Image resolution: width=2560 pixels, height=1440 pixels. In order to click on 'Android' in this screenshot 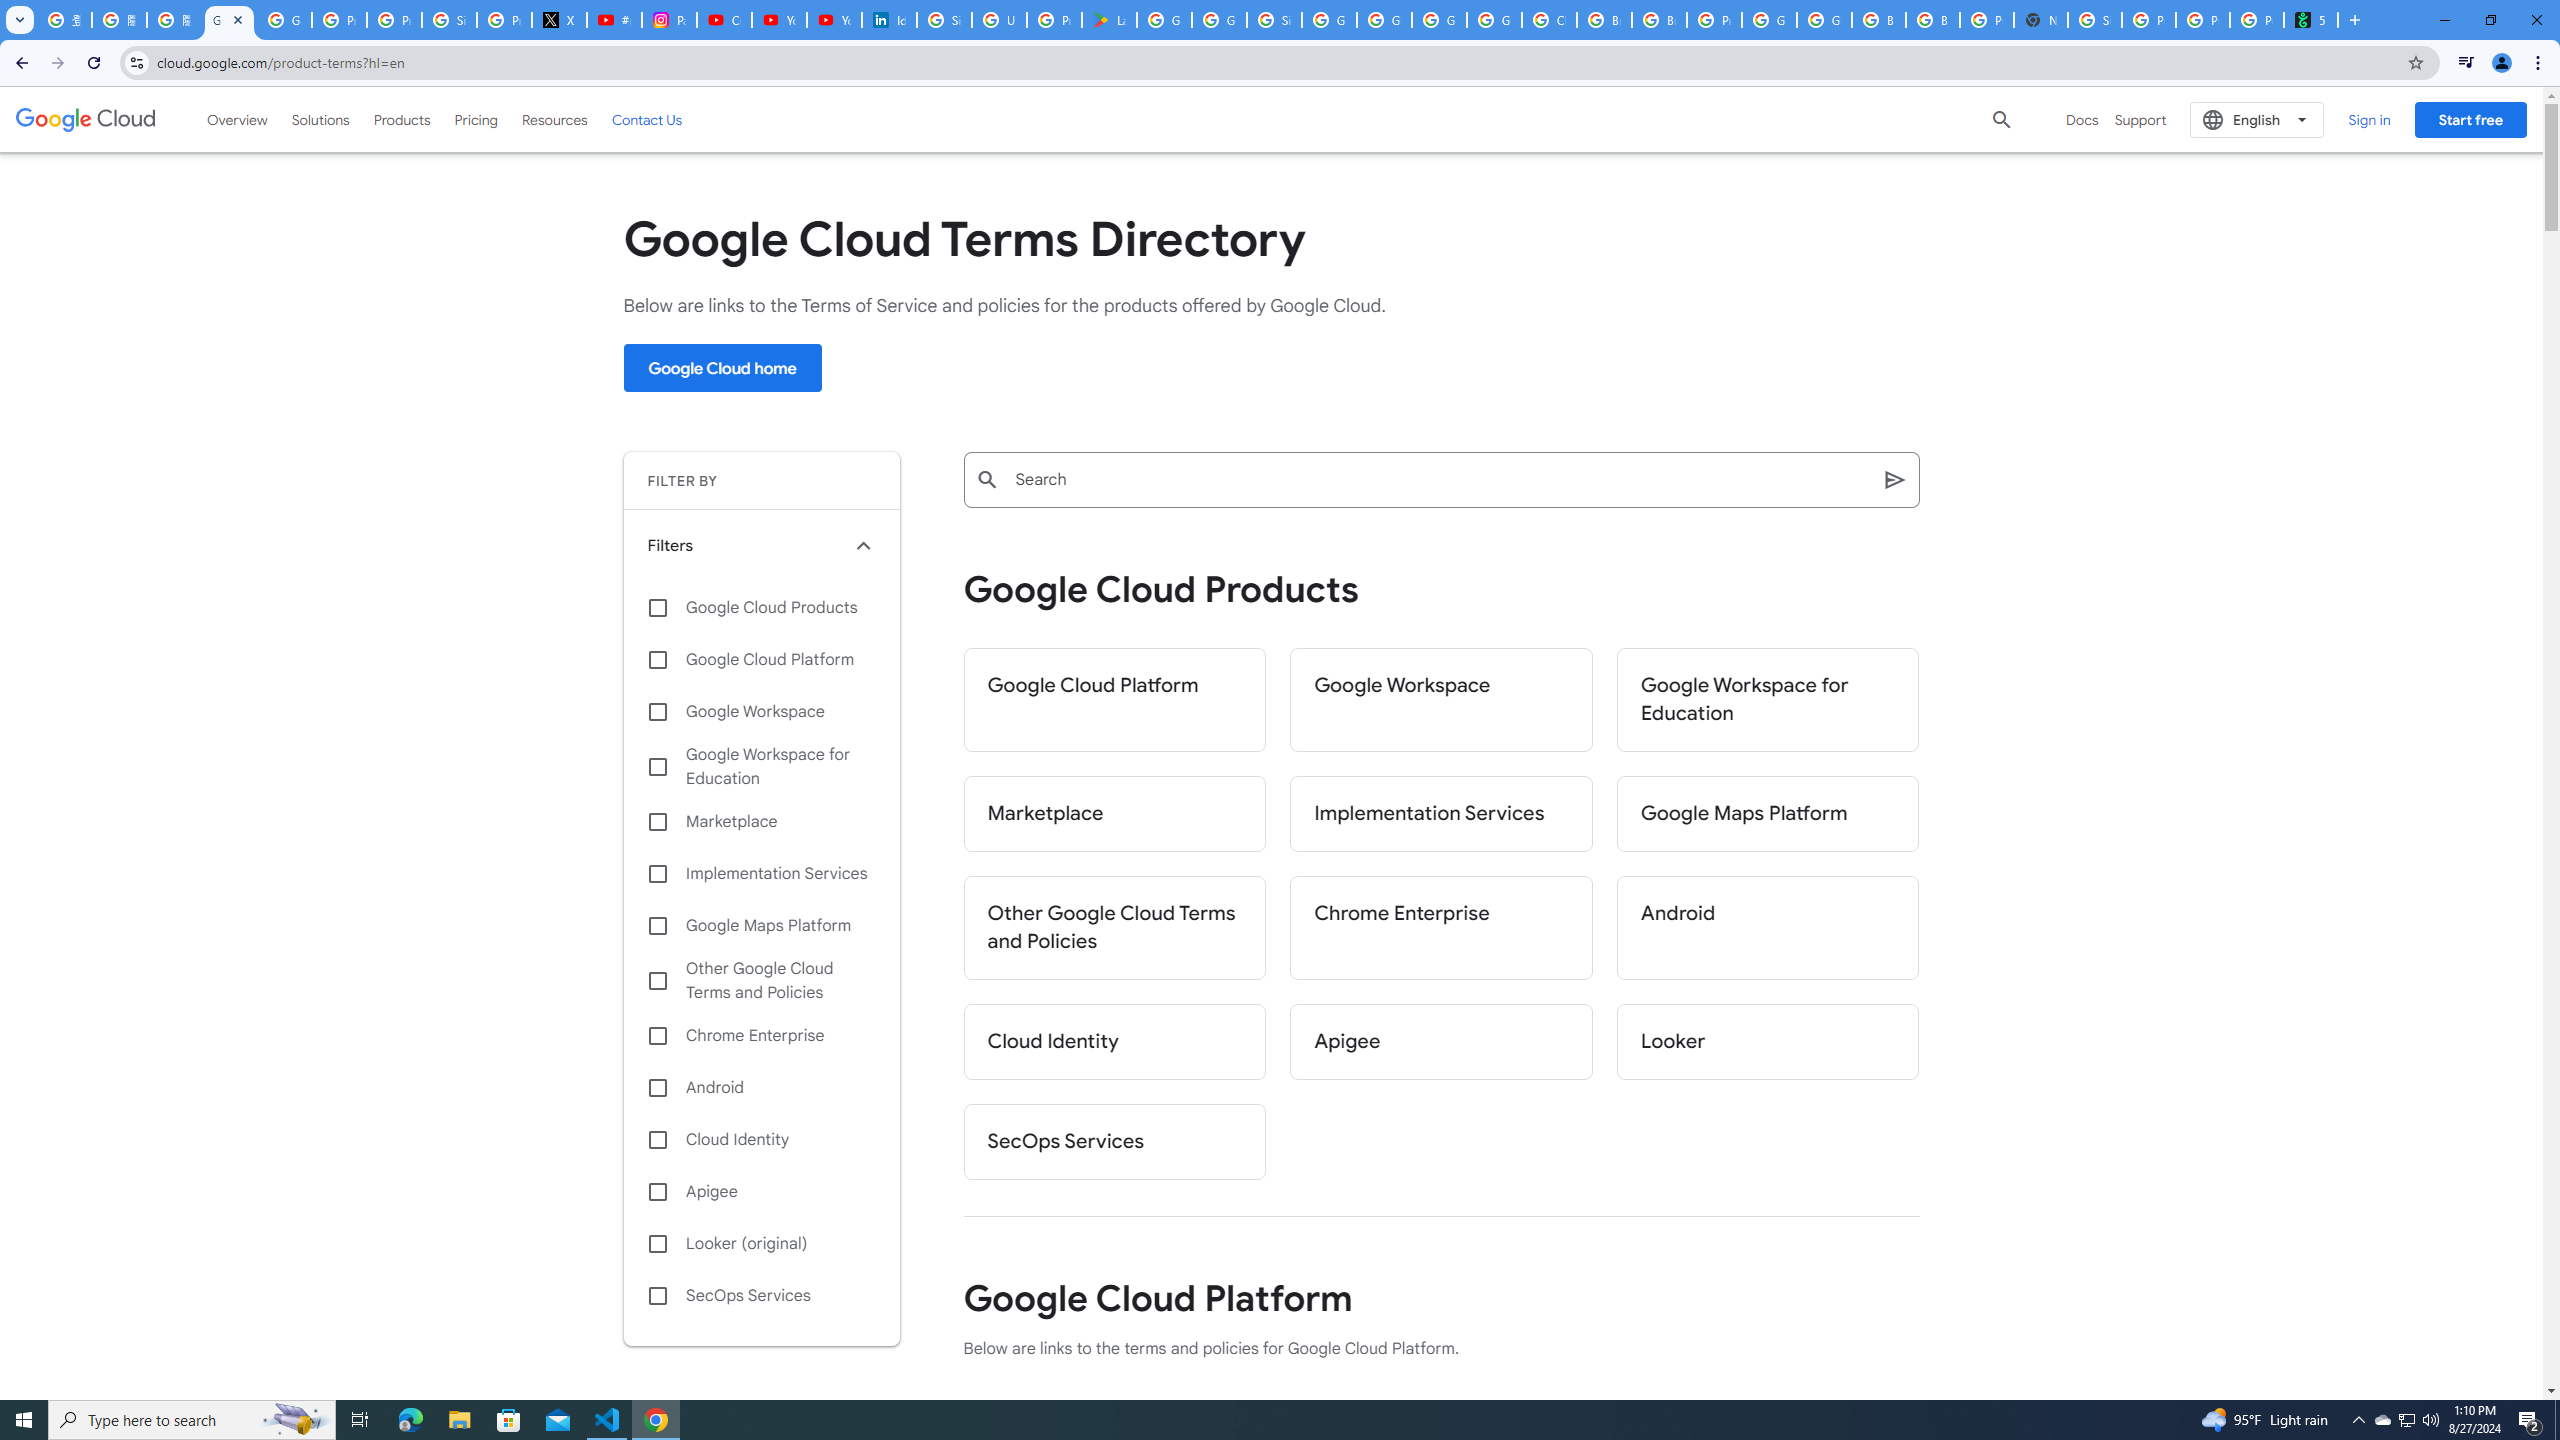, I will do `click(761, 1087)`.